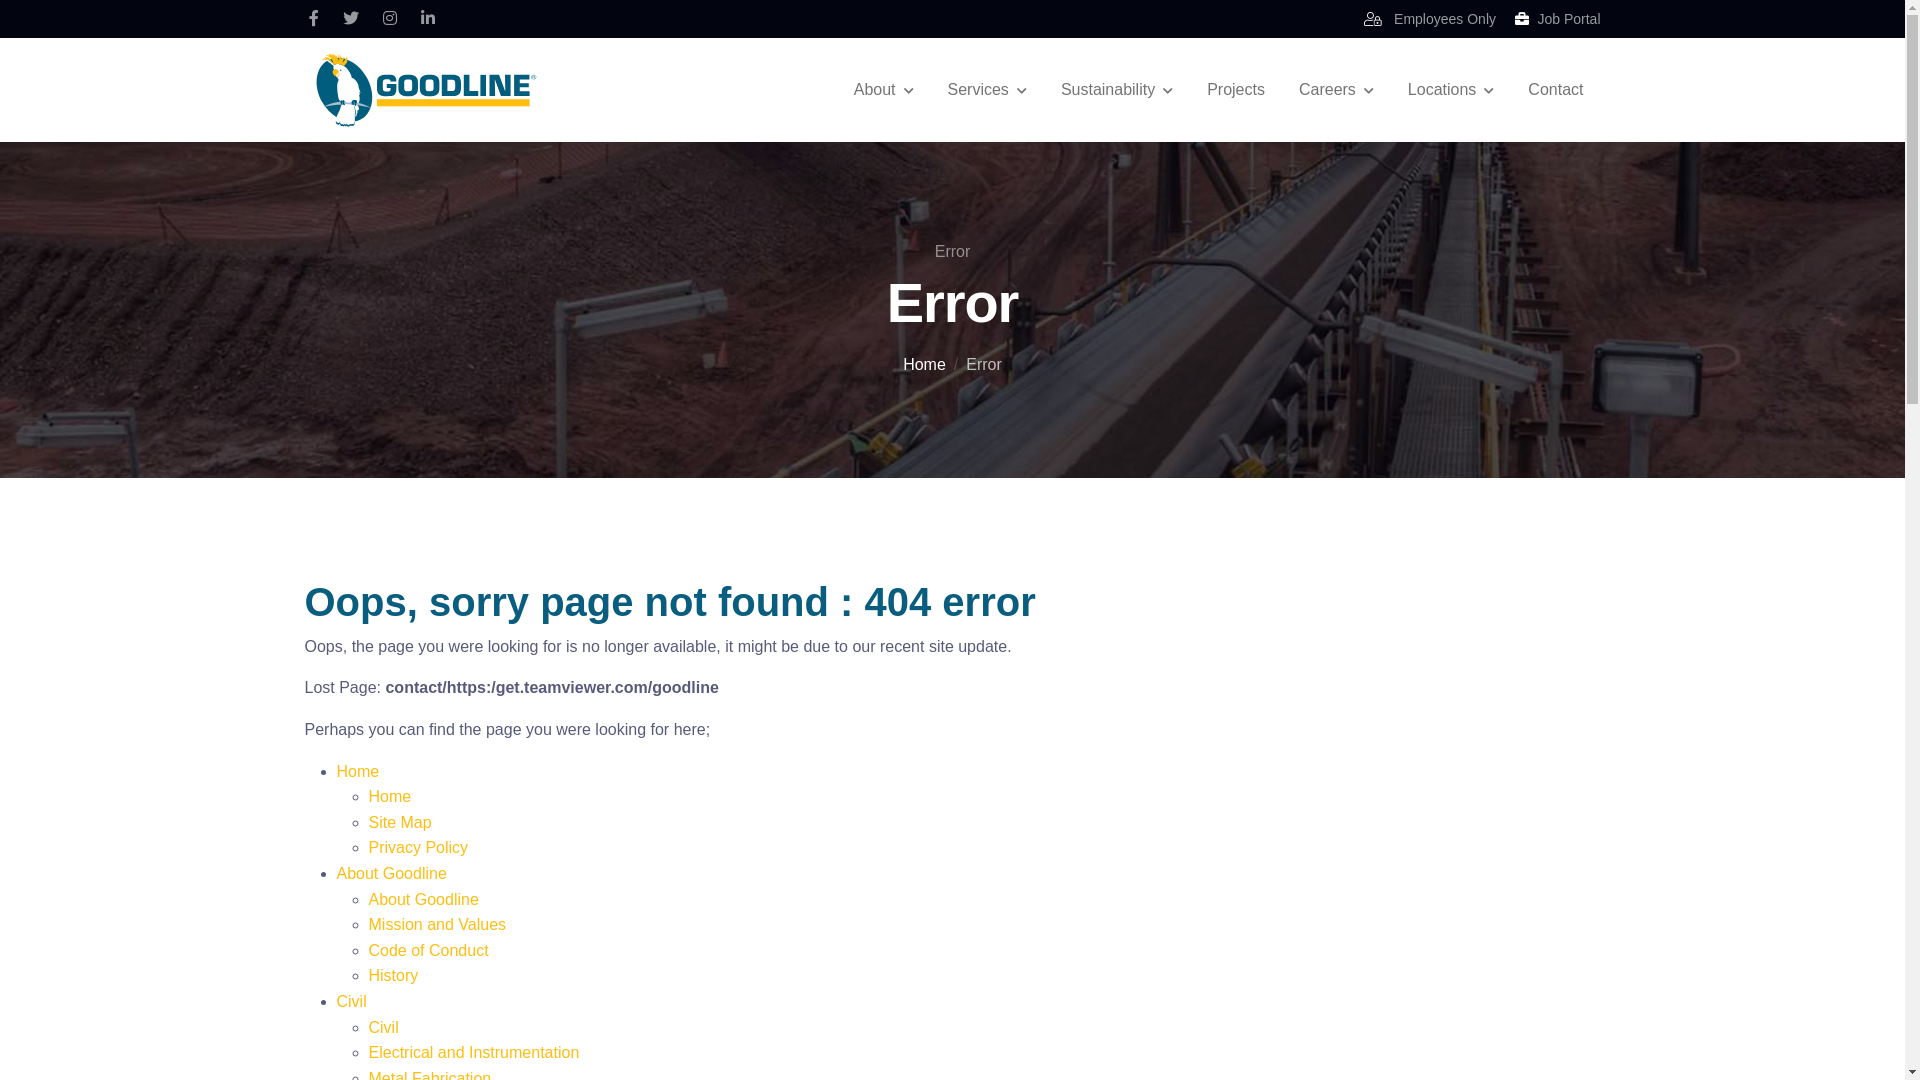 Image resolution: width=1920 pixels, height=1080 pixels. What do you see at coordinates (1362, 19) in the screenshot?
I see `'Employees Only'` at bounding box center [1362, 19].